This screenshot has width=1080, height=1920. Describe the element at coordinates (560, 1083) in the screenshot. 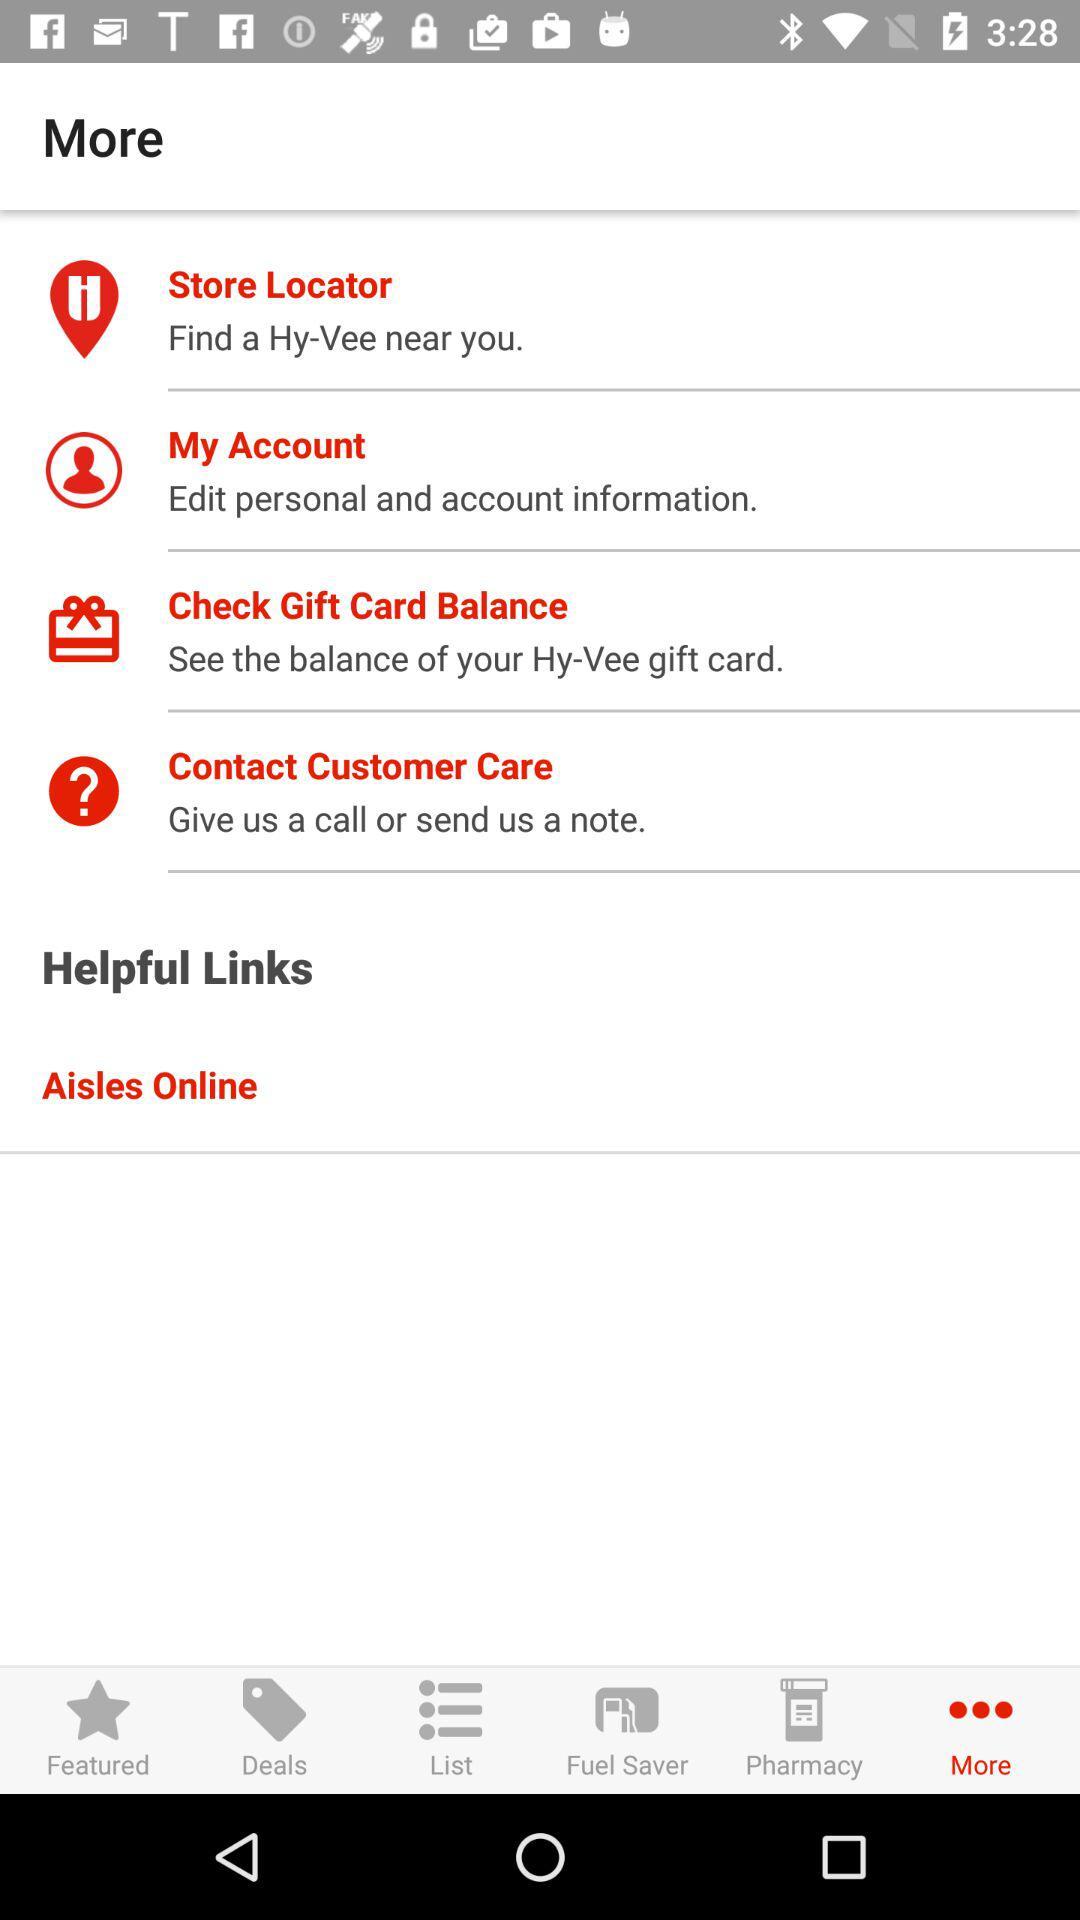

I see `the aisles online` at that location.